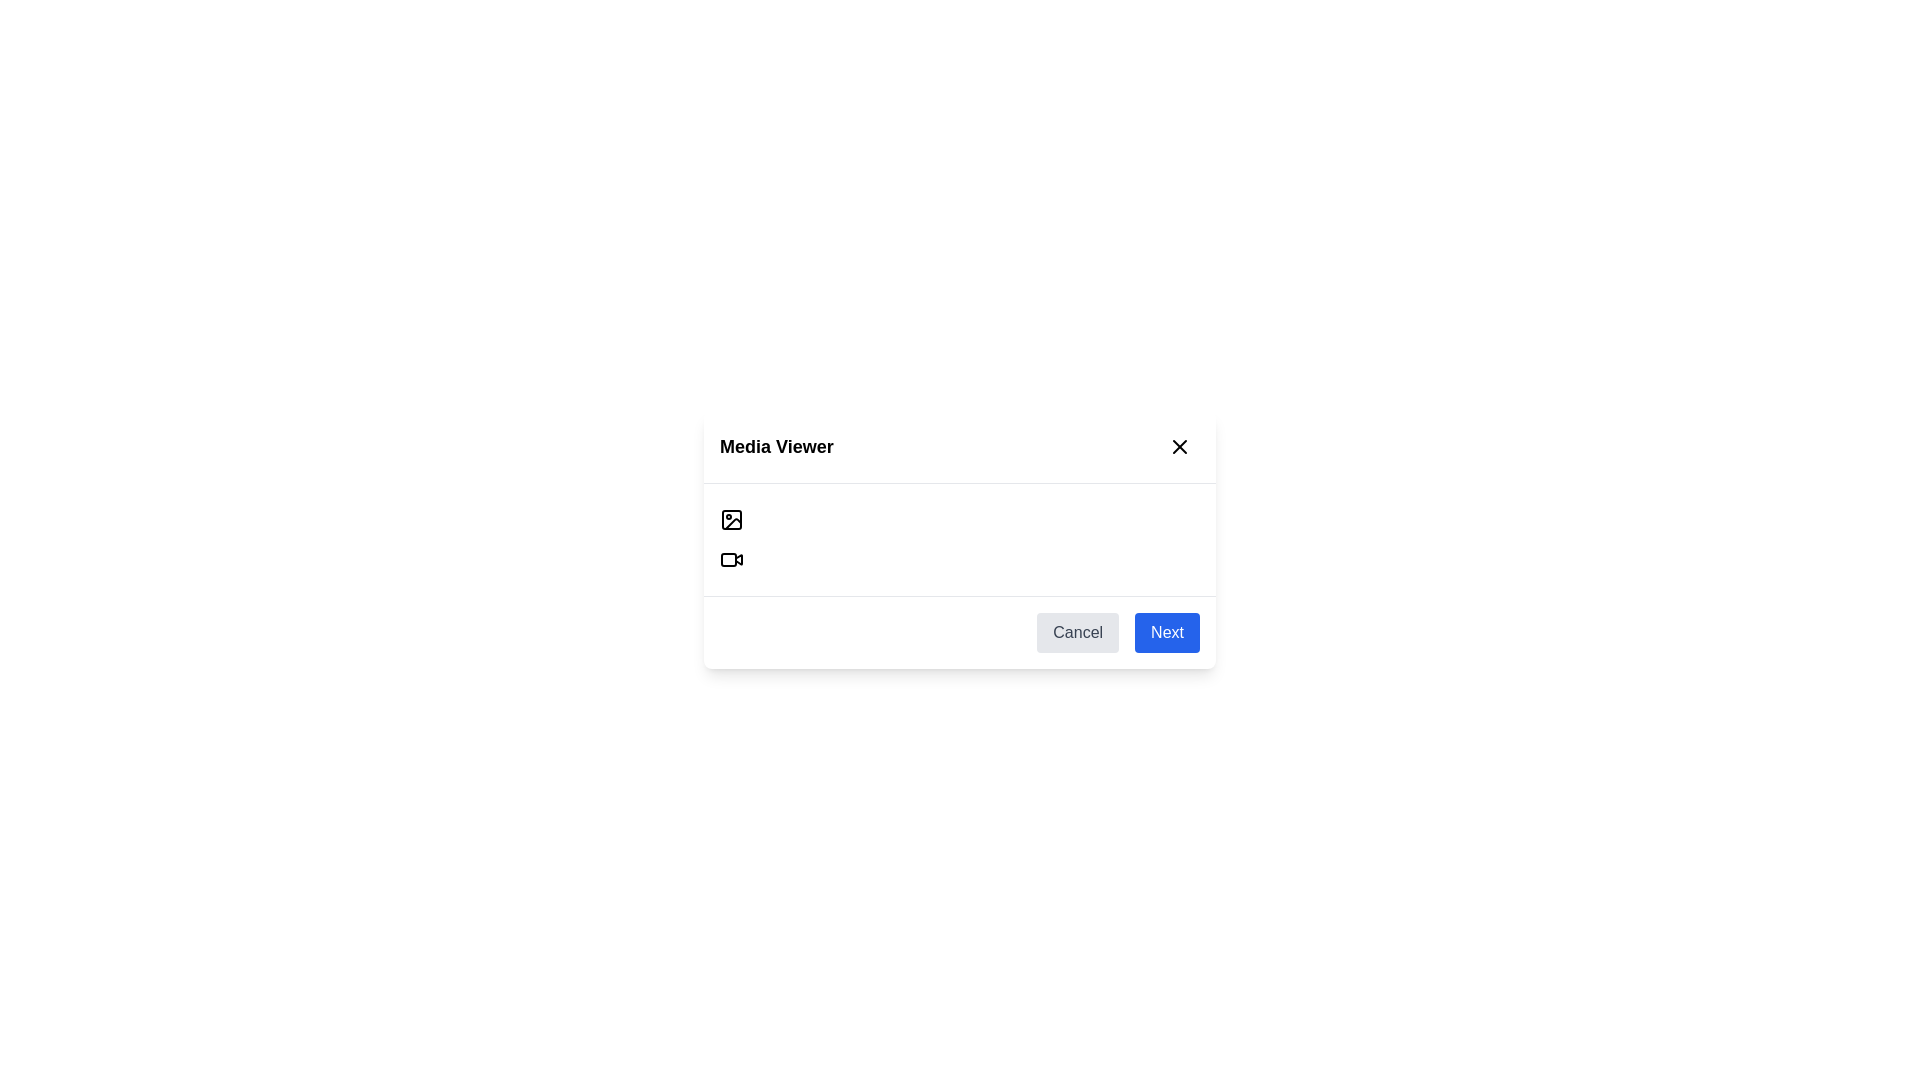 This screenshot has height=1080, width=1920. I want to click on the 'Cancel' button with light gray background and rounded corners, located at the bottom-right of the 'Media Viewer' dialog box, so click(1077, 632).